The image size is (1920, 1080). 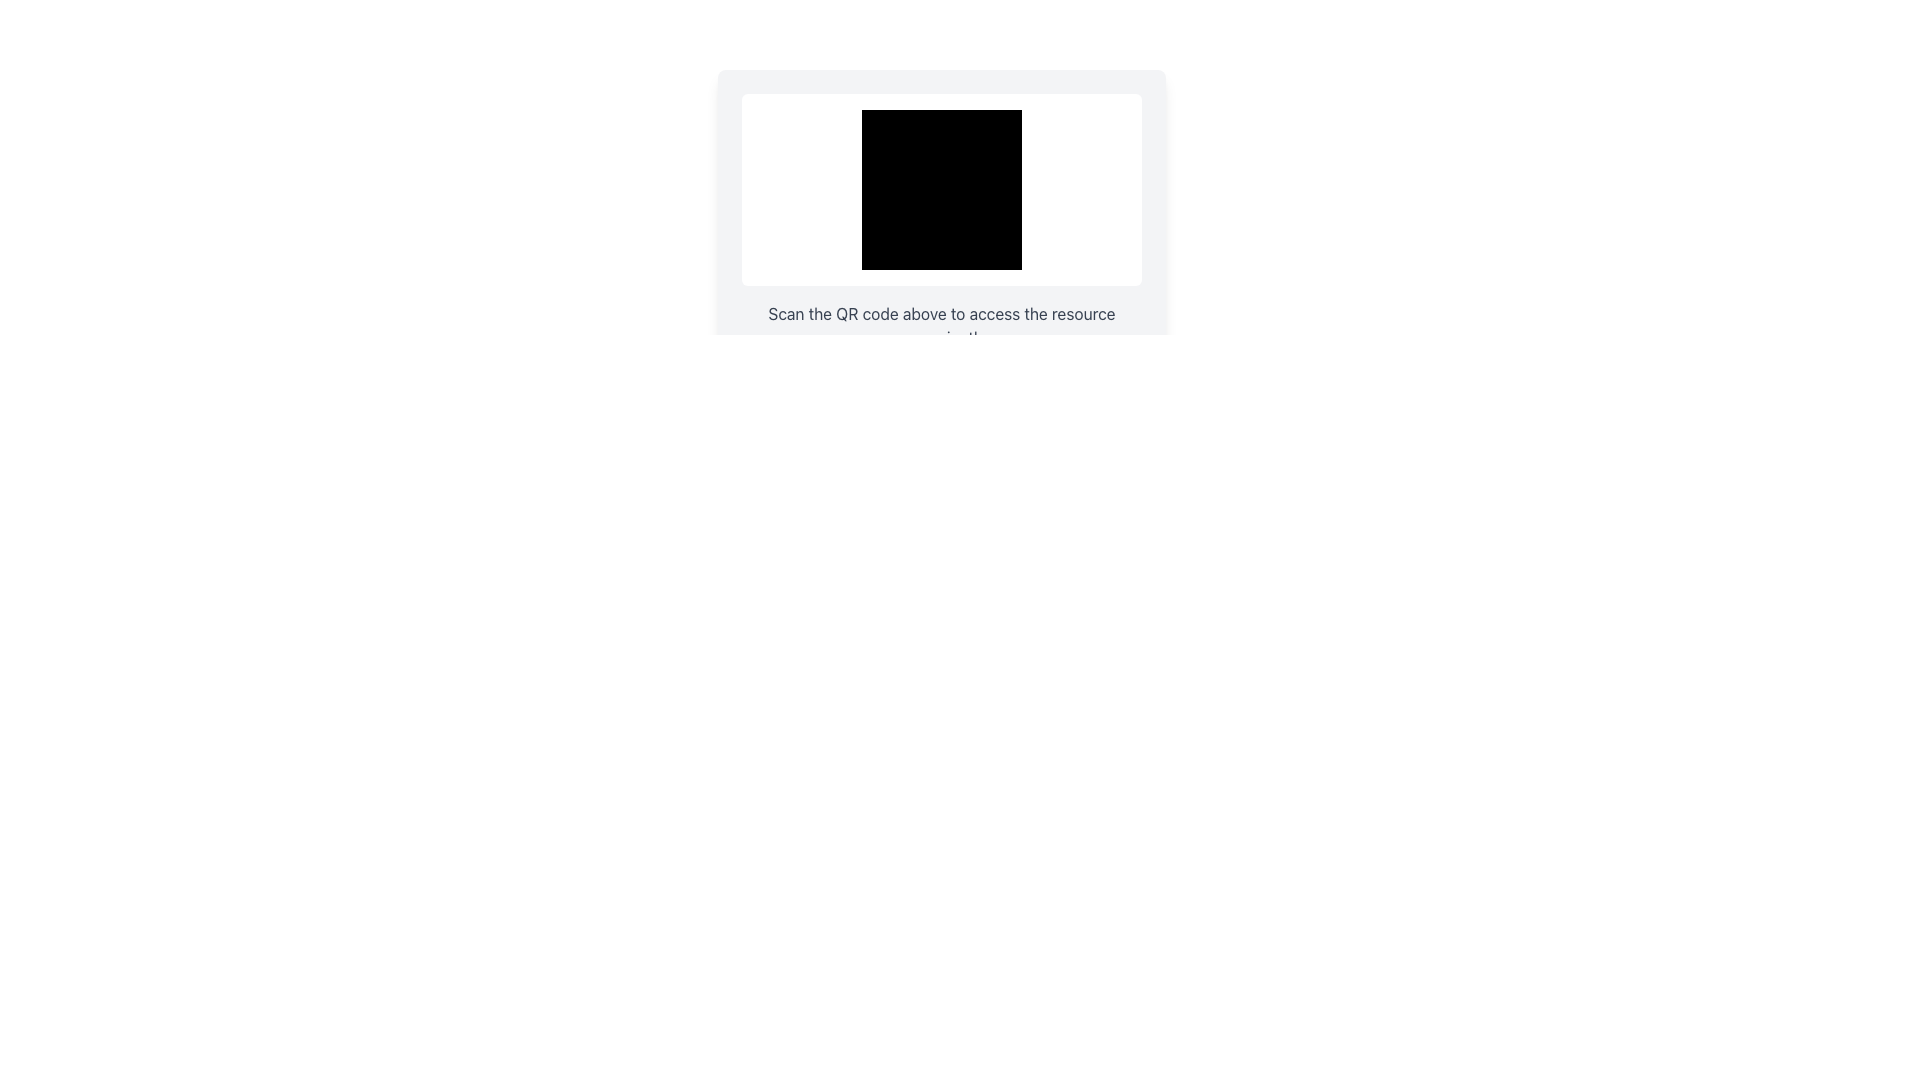 What do you see at coordinates (940, 325) in the screenshot?
I see `instruction displayed on the Static Text Label that says 'Scan the QR code above to access the resource conveniently.'` at bounding box center [940, 325].